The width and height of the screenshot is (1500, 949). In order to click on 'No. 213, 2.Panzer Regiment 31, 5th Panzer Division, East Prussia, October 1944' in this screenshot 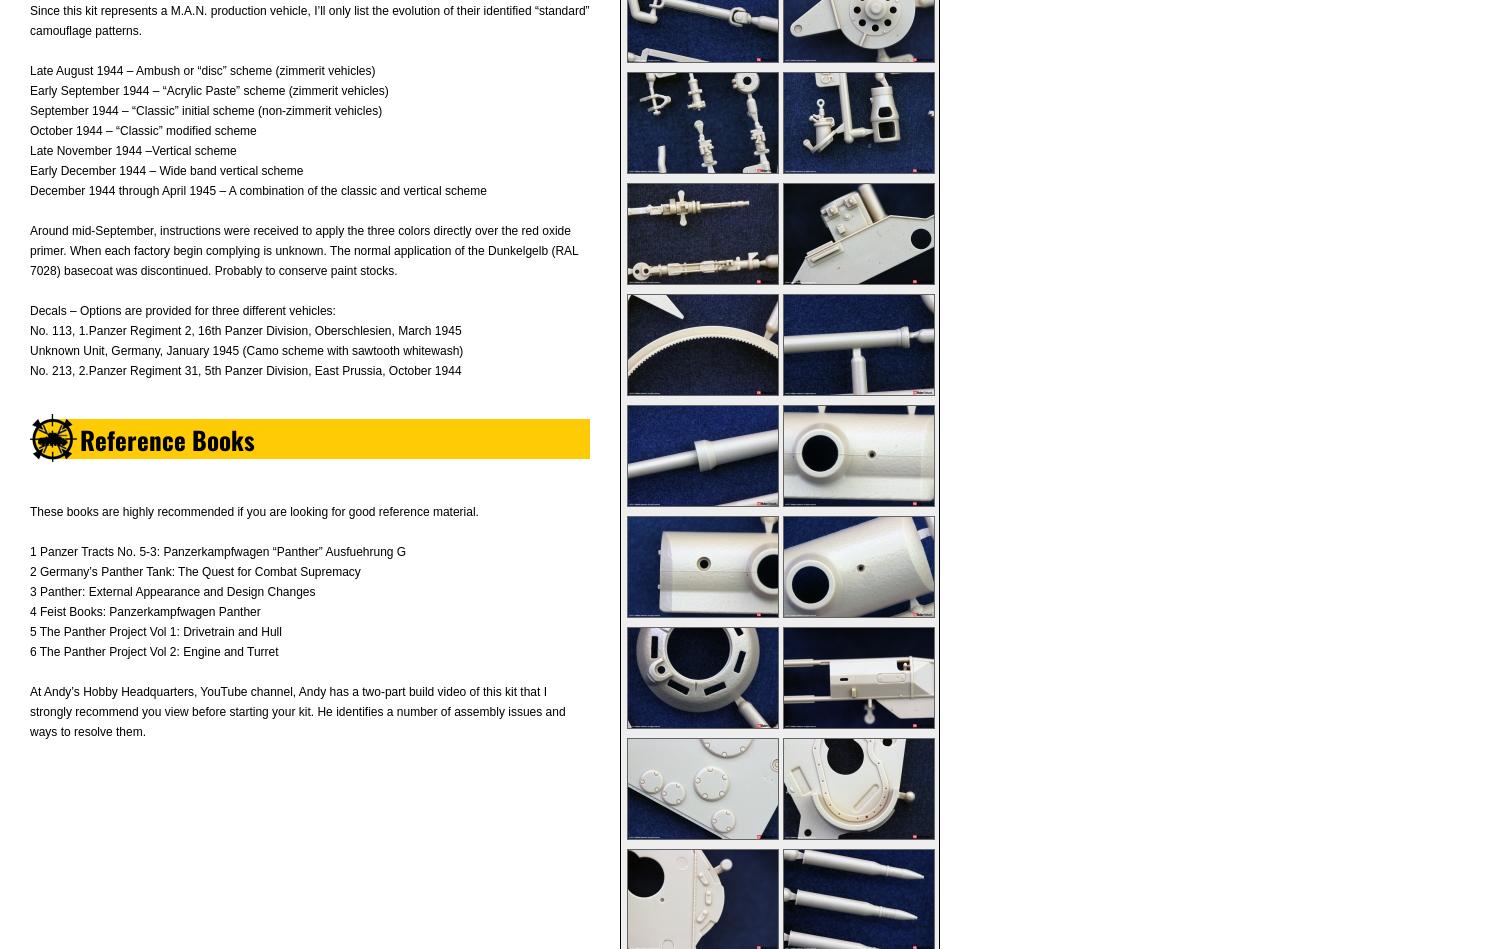, I will do `click(244, 370)`.